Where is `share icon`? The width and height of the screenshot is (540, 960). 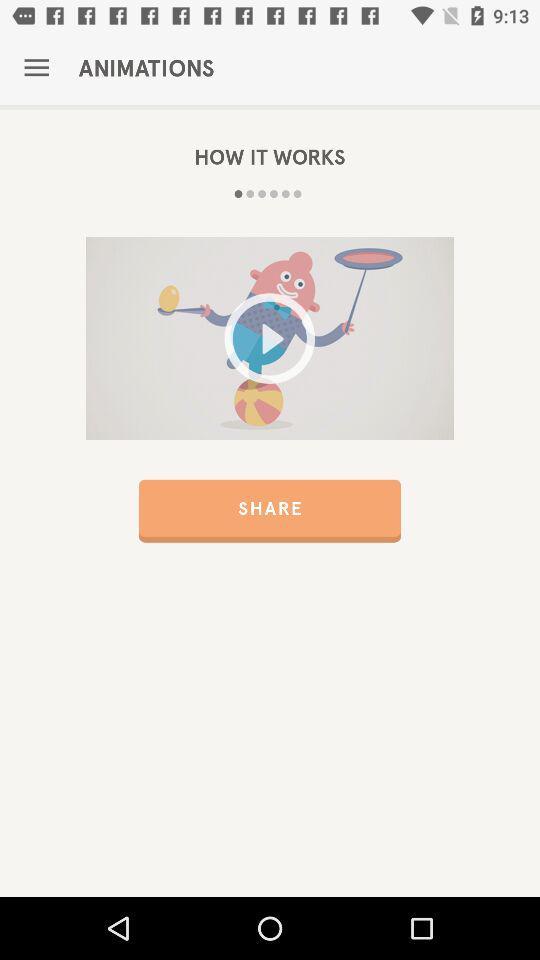 share icon is located at coordinates (270, 510).